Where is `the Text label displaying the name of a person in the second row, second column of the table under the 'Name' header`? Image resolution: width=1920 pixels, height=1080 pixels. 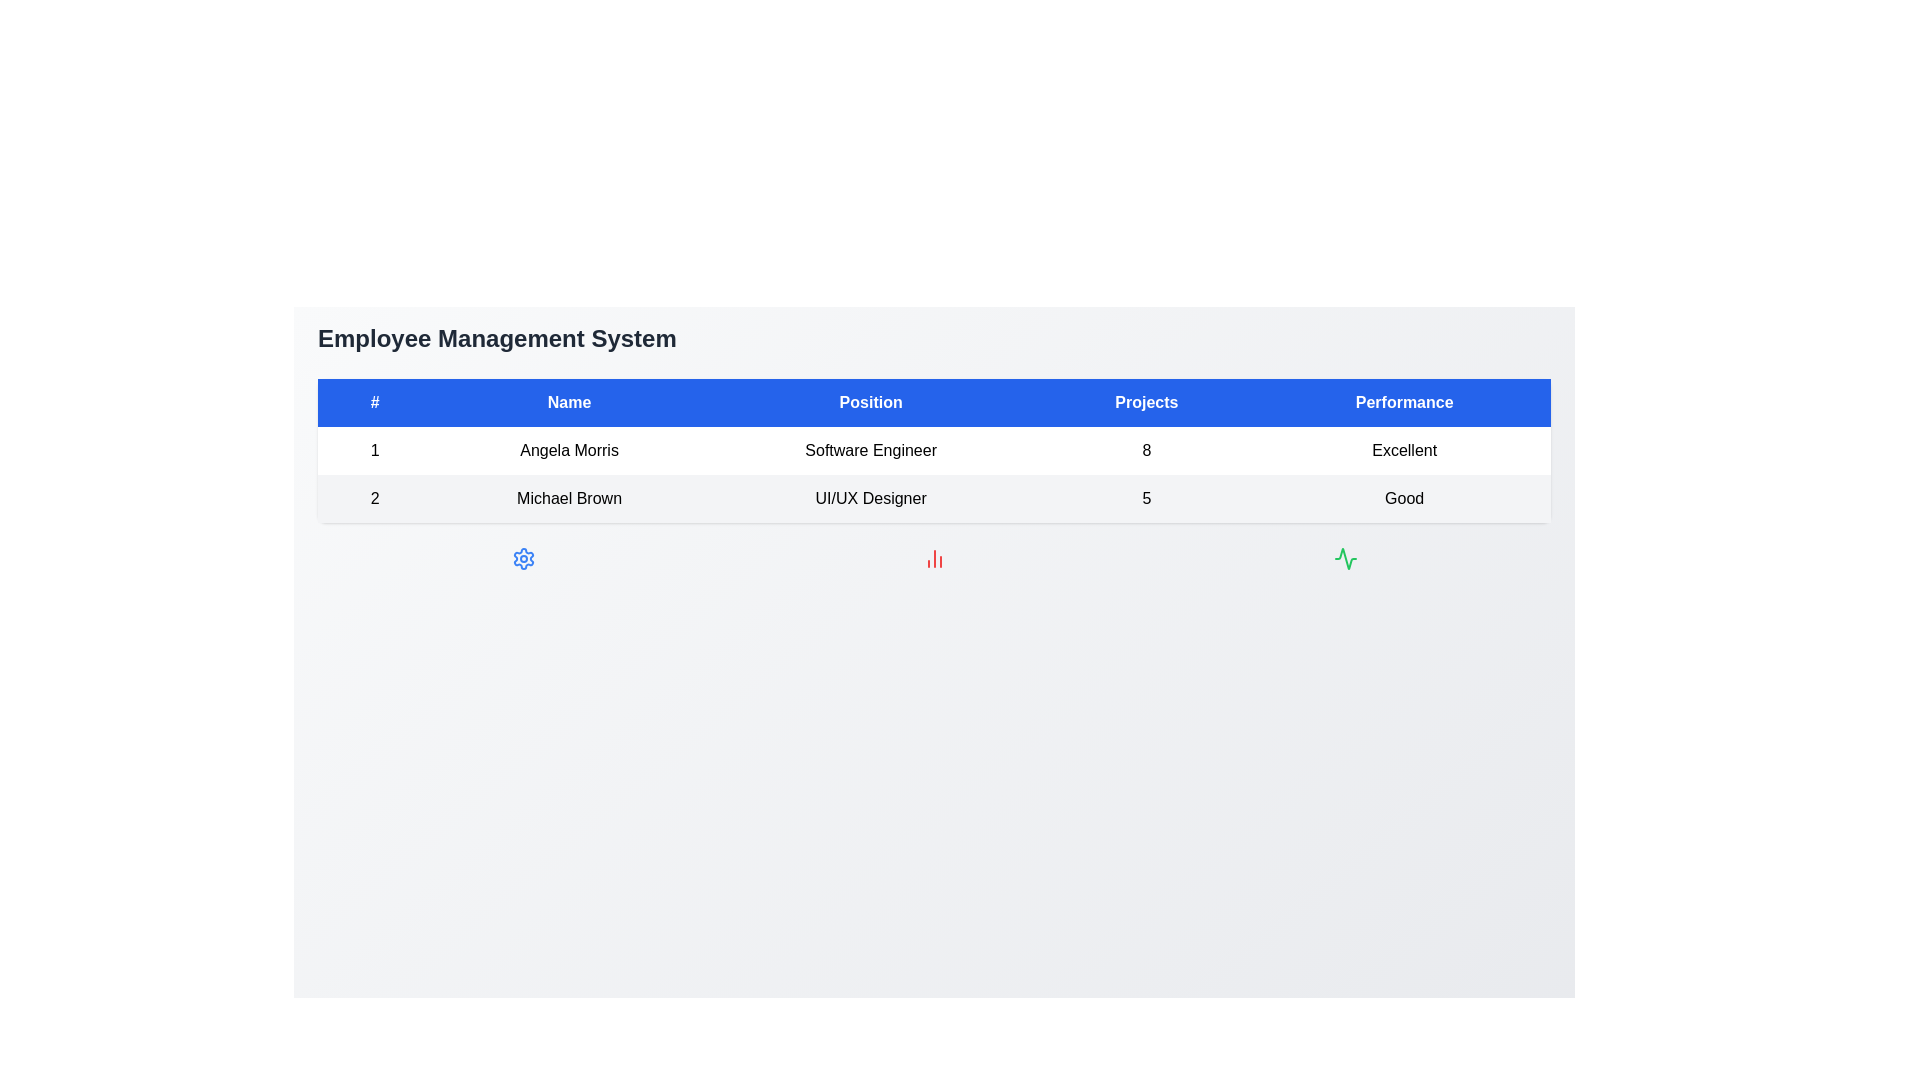 the Text label displaying the name of a person in the second row, second column of the table under the 'Name' header is located at coordinates (568, 497).